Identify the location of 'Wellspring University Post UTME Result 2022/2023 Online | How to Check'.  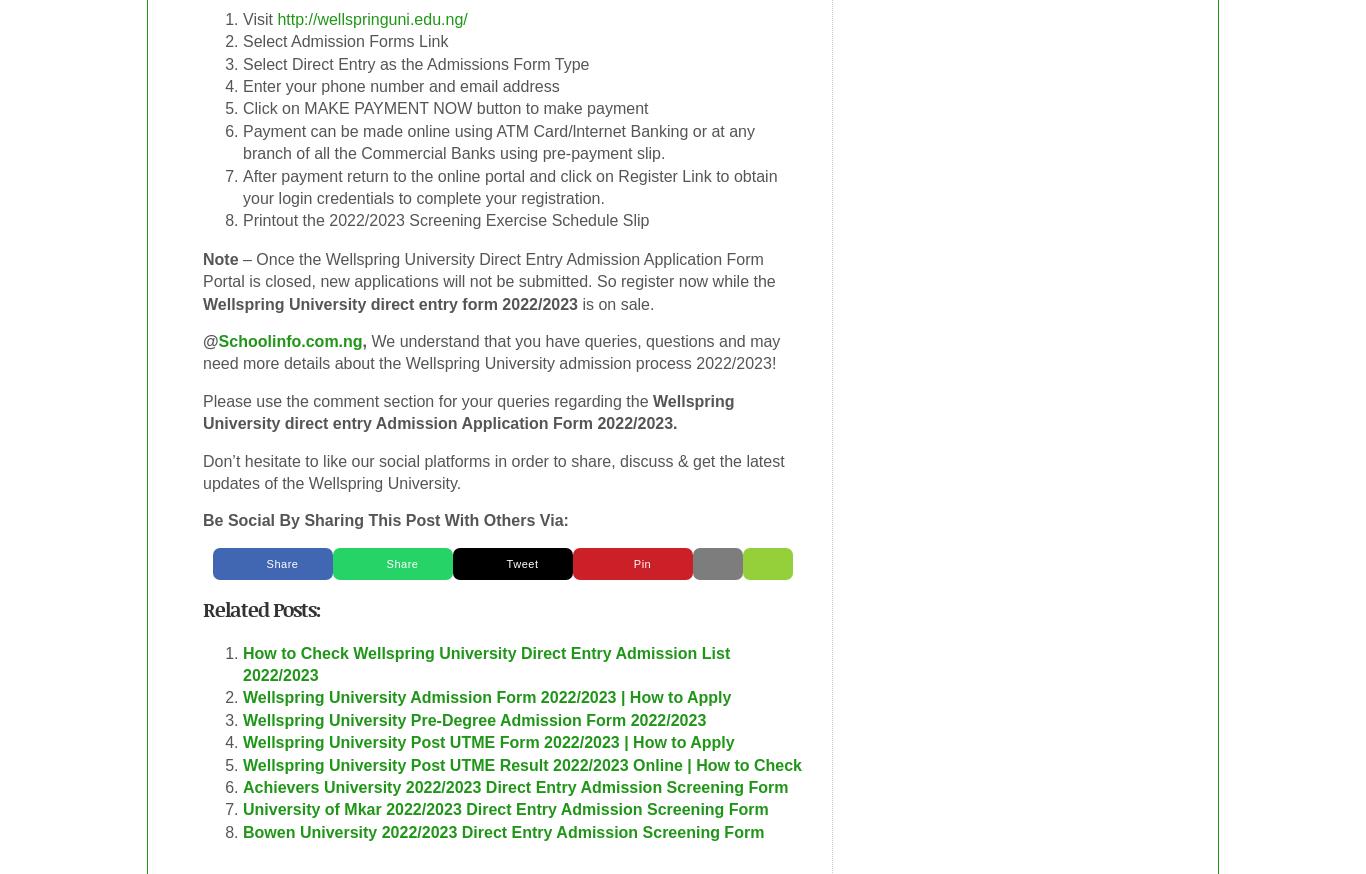
(522, 763).